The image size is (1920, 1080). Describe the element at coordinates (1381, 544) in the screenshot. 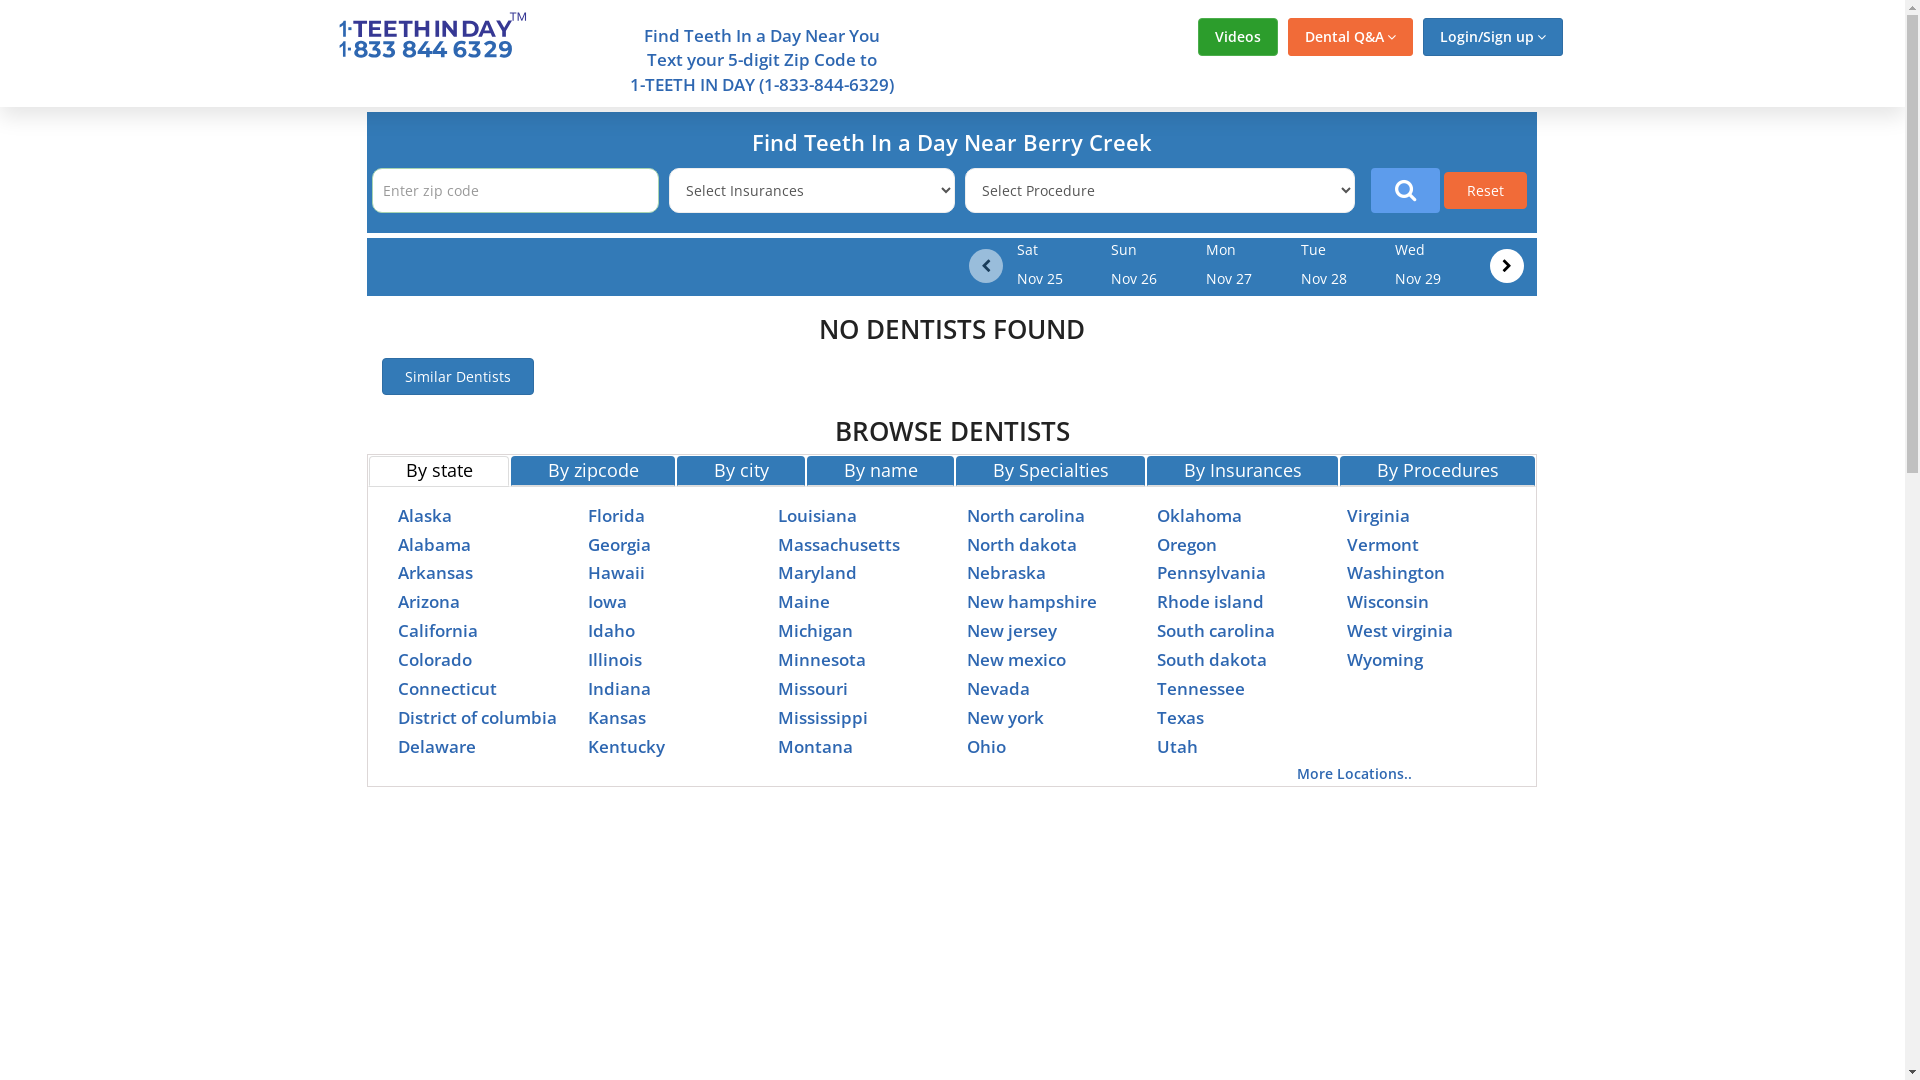

I see `'Vermont'` at that location.